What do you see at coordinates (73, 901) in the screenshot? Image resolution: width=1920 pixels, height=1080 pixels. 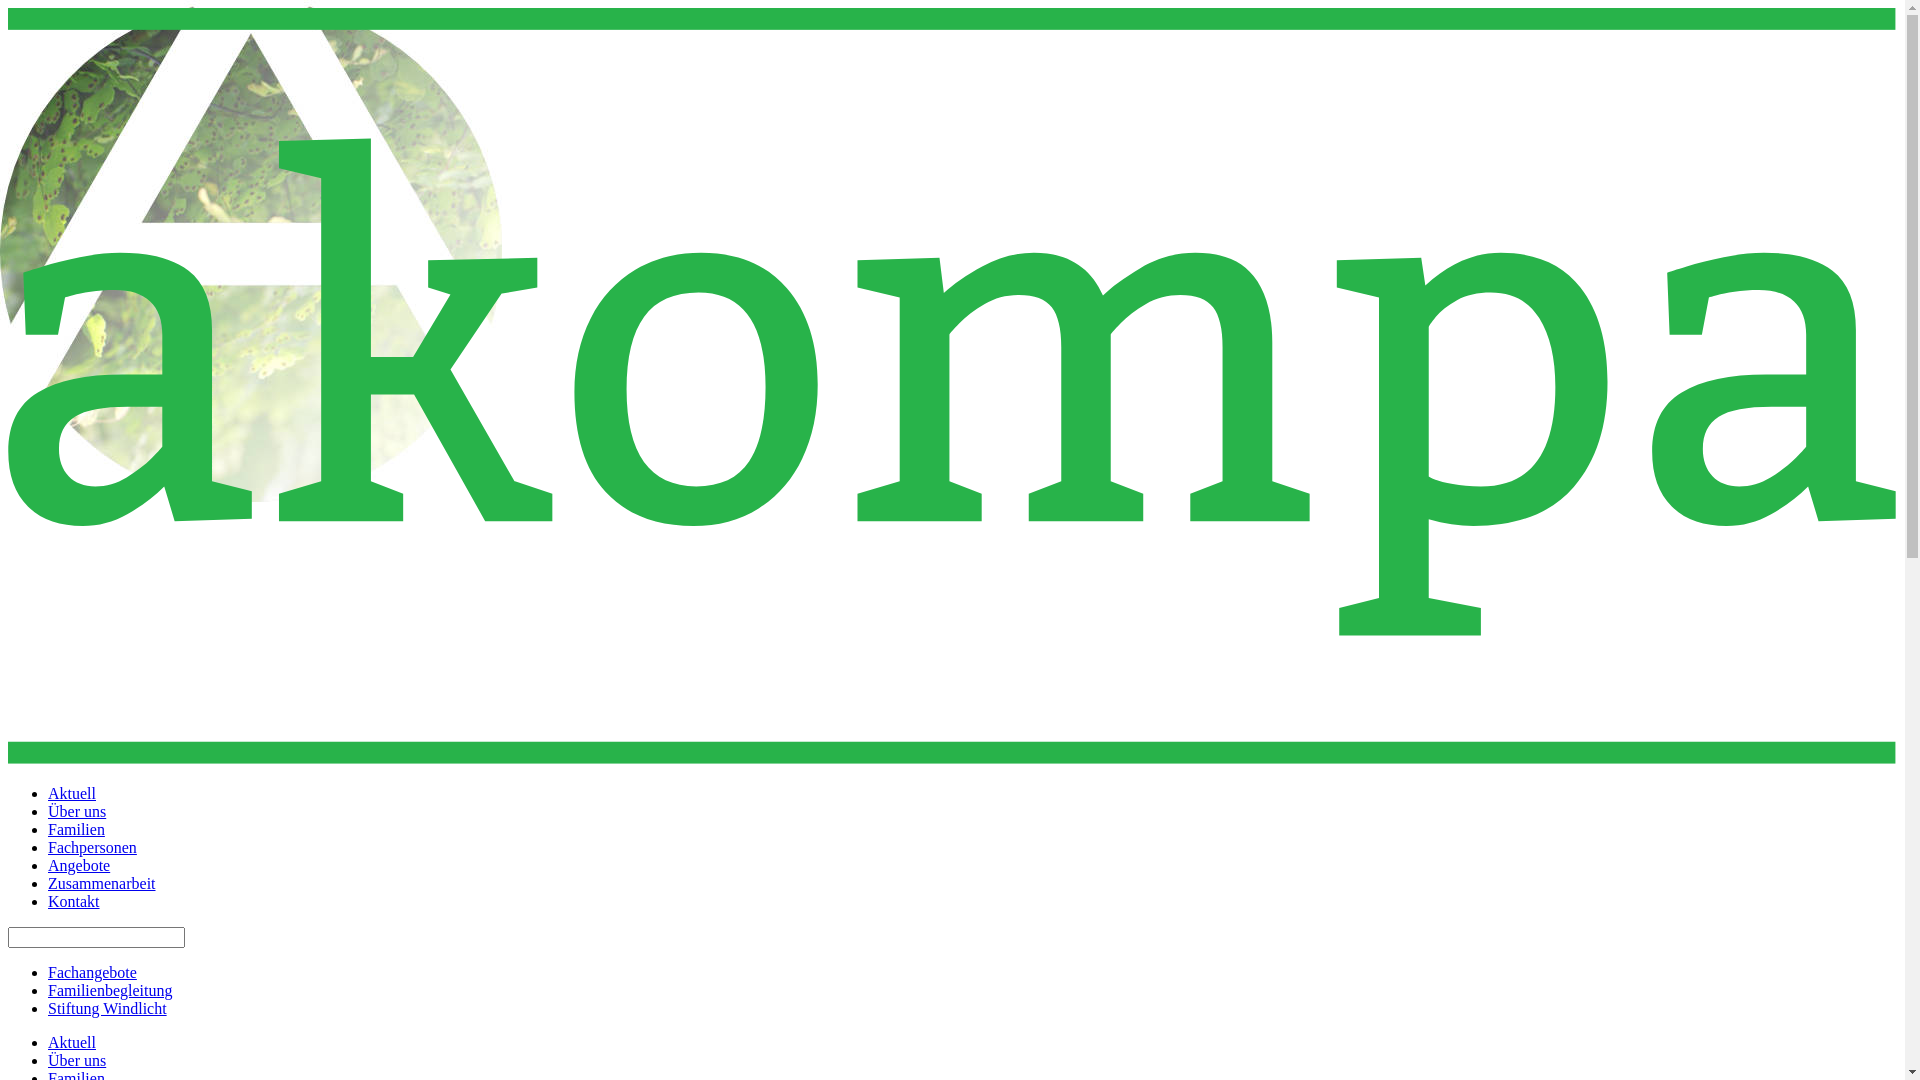 I see `'Kontakt'` at bounding box center [73, 901].